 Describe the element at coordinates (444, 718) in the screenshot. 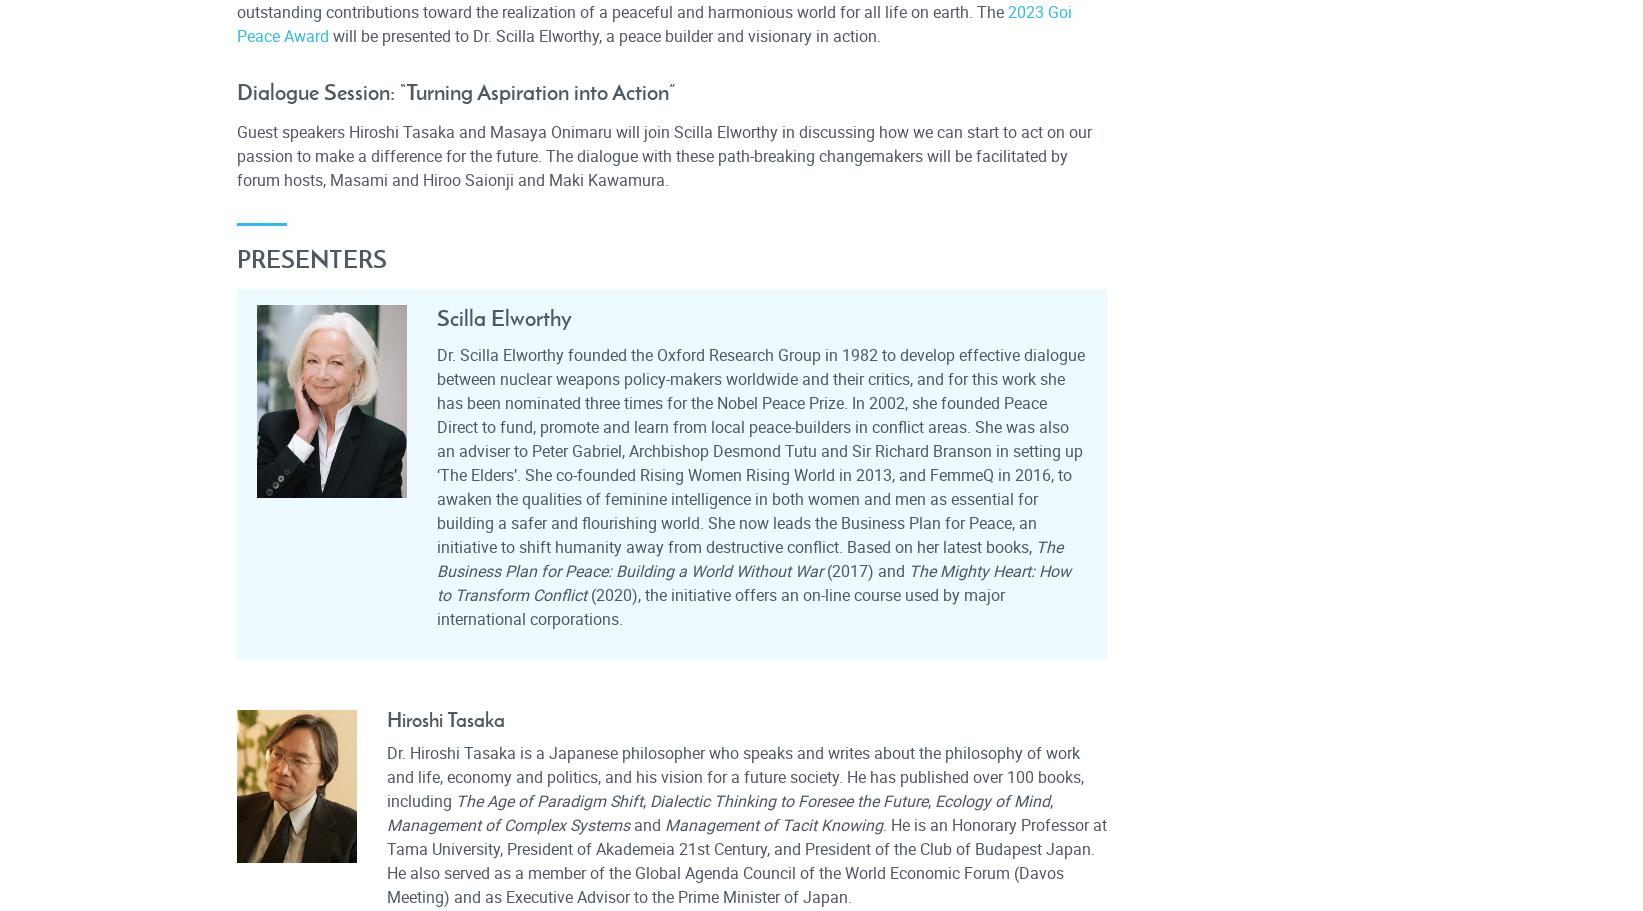

I see `'Hiroshi Tasaka'` at that location.